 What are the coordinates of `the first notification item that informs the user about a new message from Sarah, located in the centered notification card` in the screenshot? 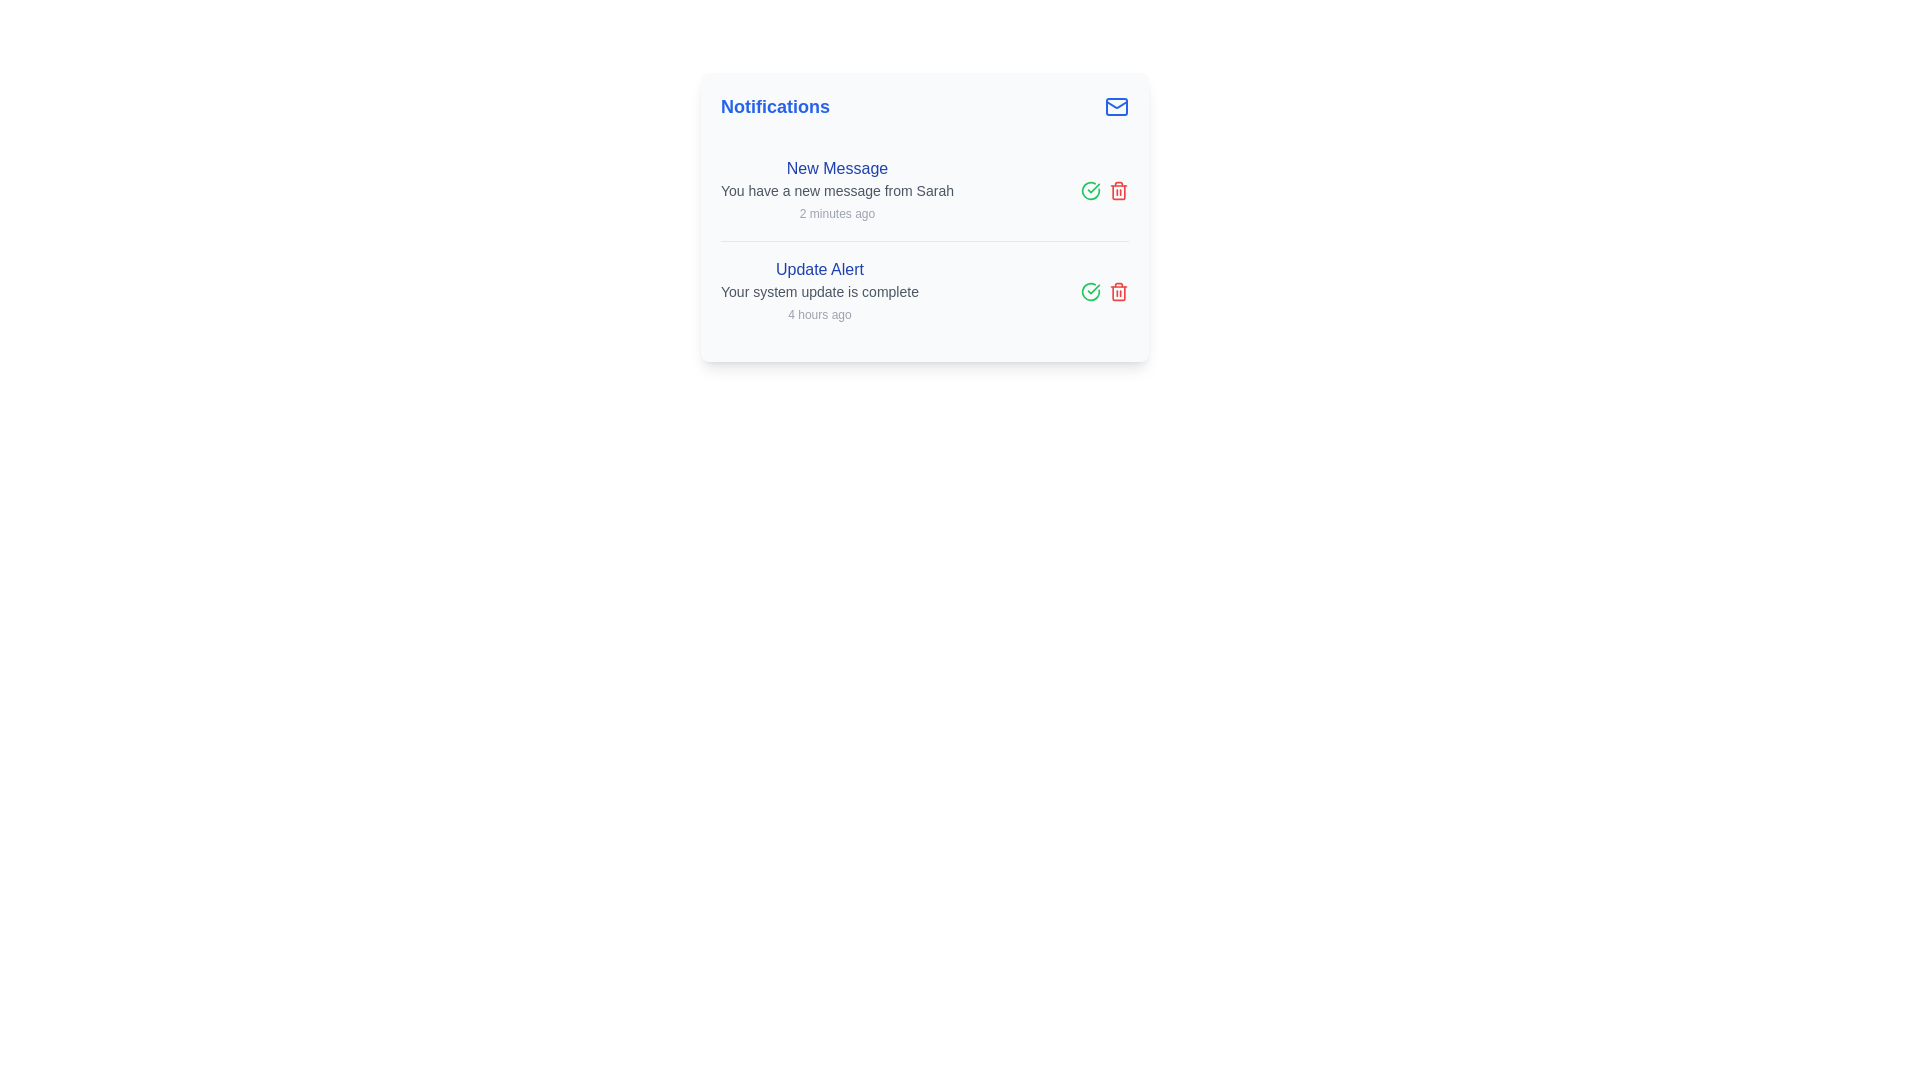 It's located at (924, 191).